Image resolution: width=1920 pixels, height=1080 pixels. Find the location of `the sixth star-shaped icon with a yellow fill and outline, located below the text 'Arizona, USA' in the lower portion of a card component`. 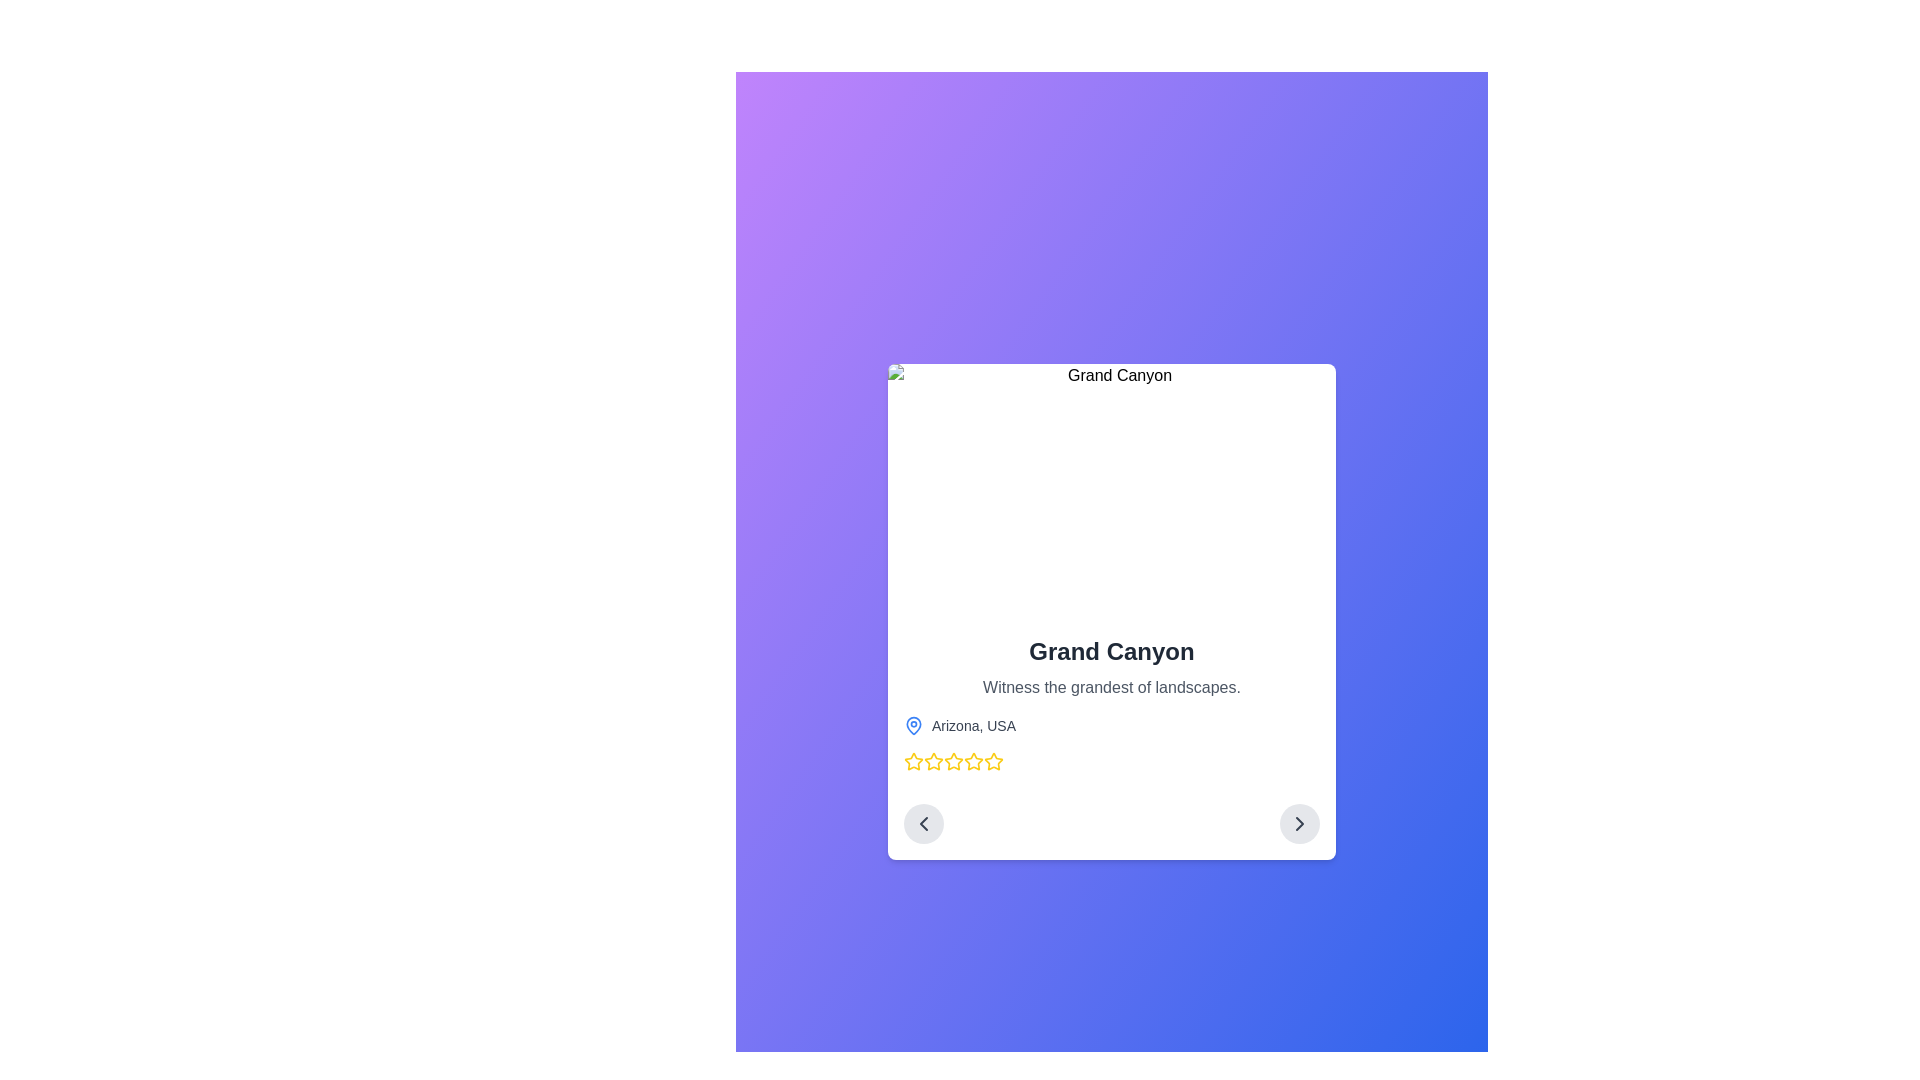

the sixth star-shaped icon with a yellow fill and outline, located below the text 'Arizona, USA' in the lower portion of a card component is located at coordinates (974, 762).